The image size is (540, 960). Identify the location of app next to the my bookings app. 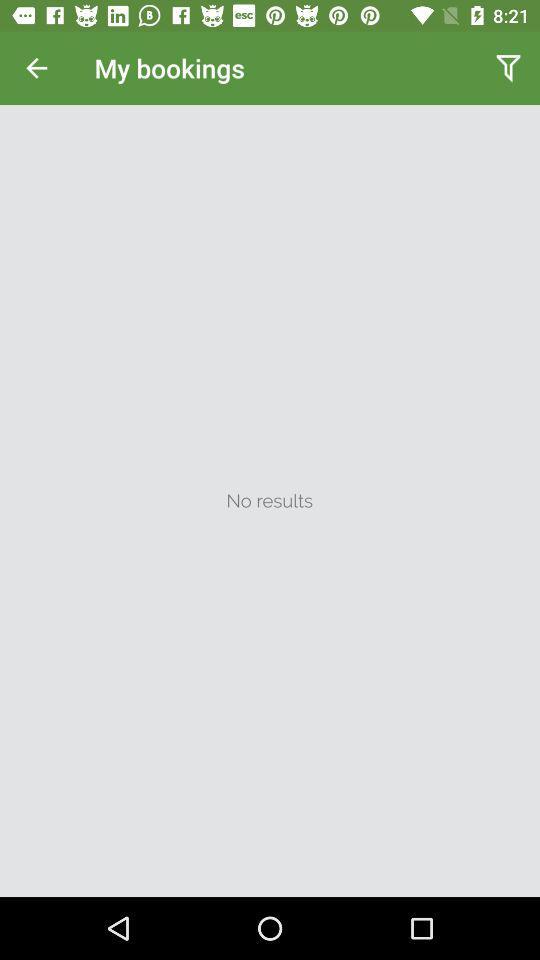
(36, 68).